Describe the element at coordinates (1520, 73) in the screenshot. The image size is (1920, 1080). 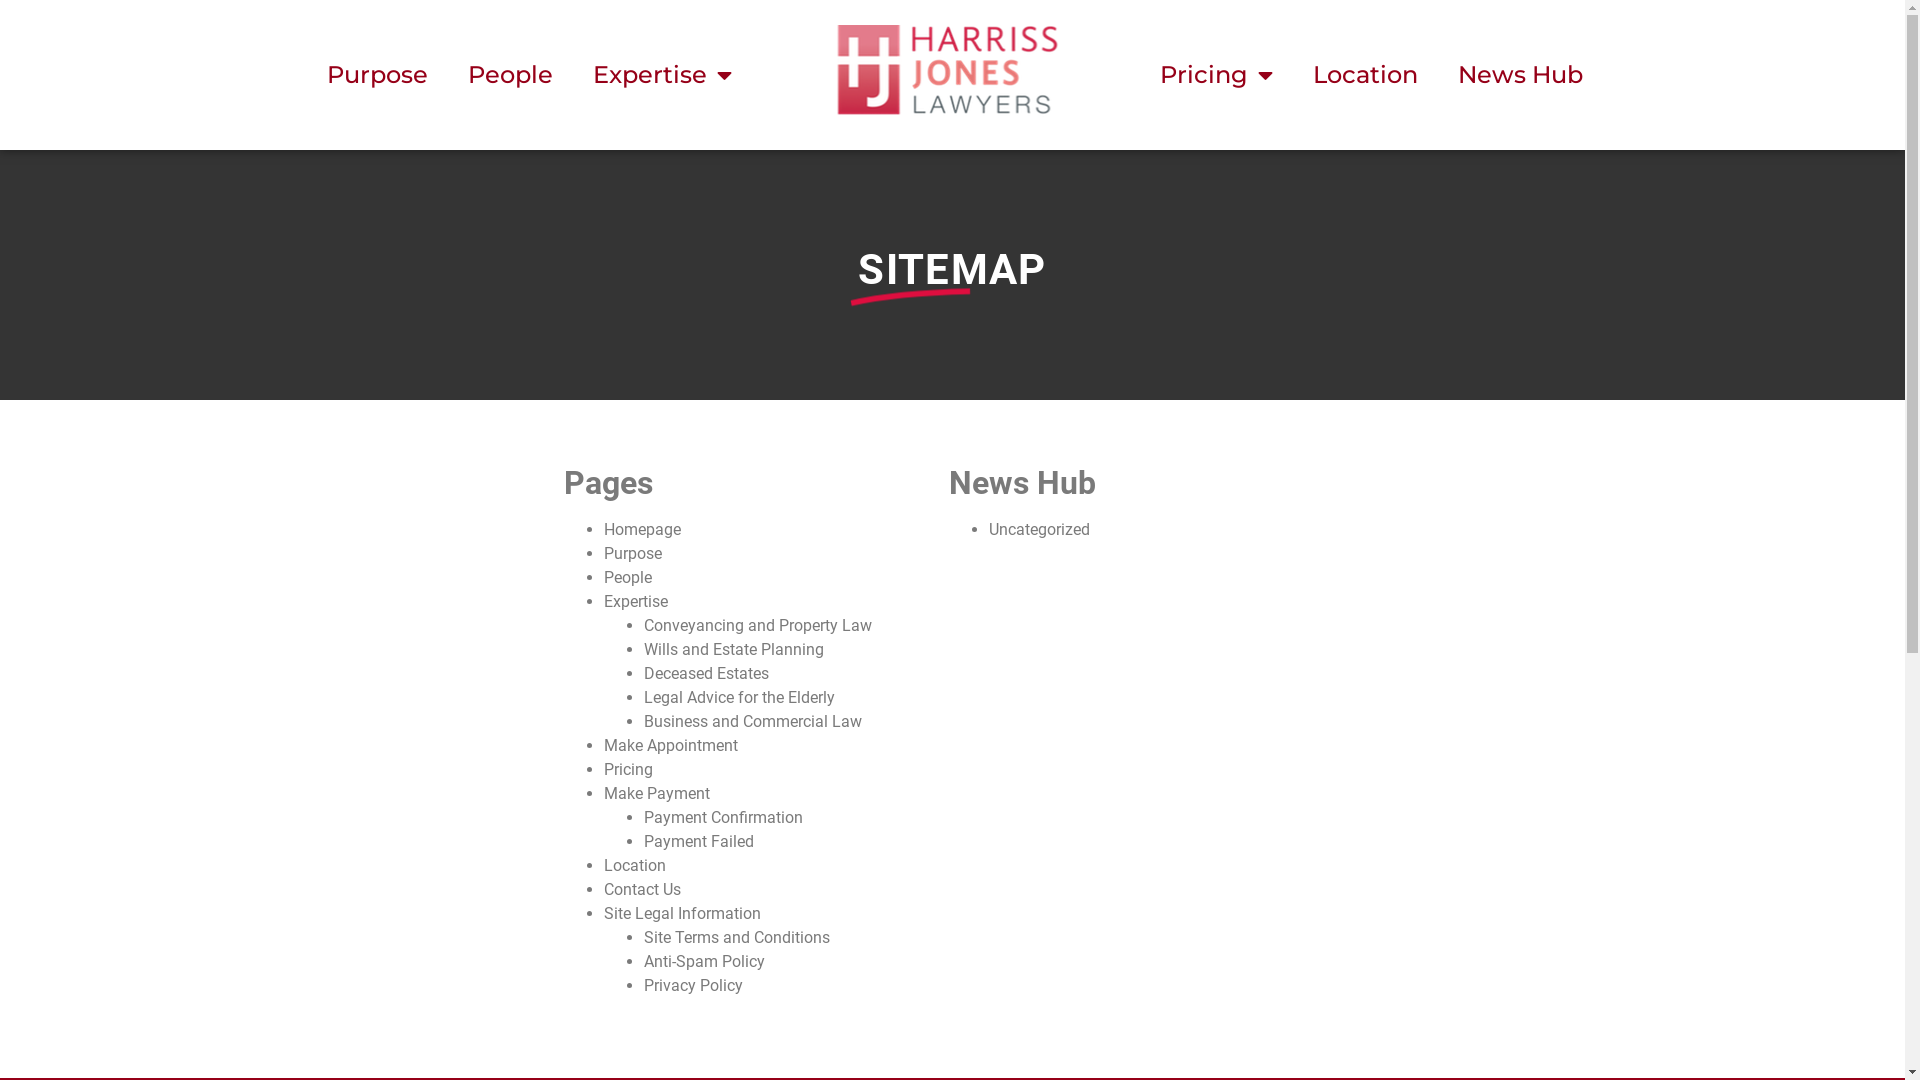
I see `'News Hub'` at that location.